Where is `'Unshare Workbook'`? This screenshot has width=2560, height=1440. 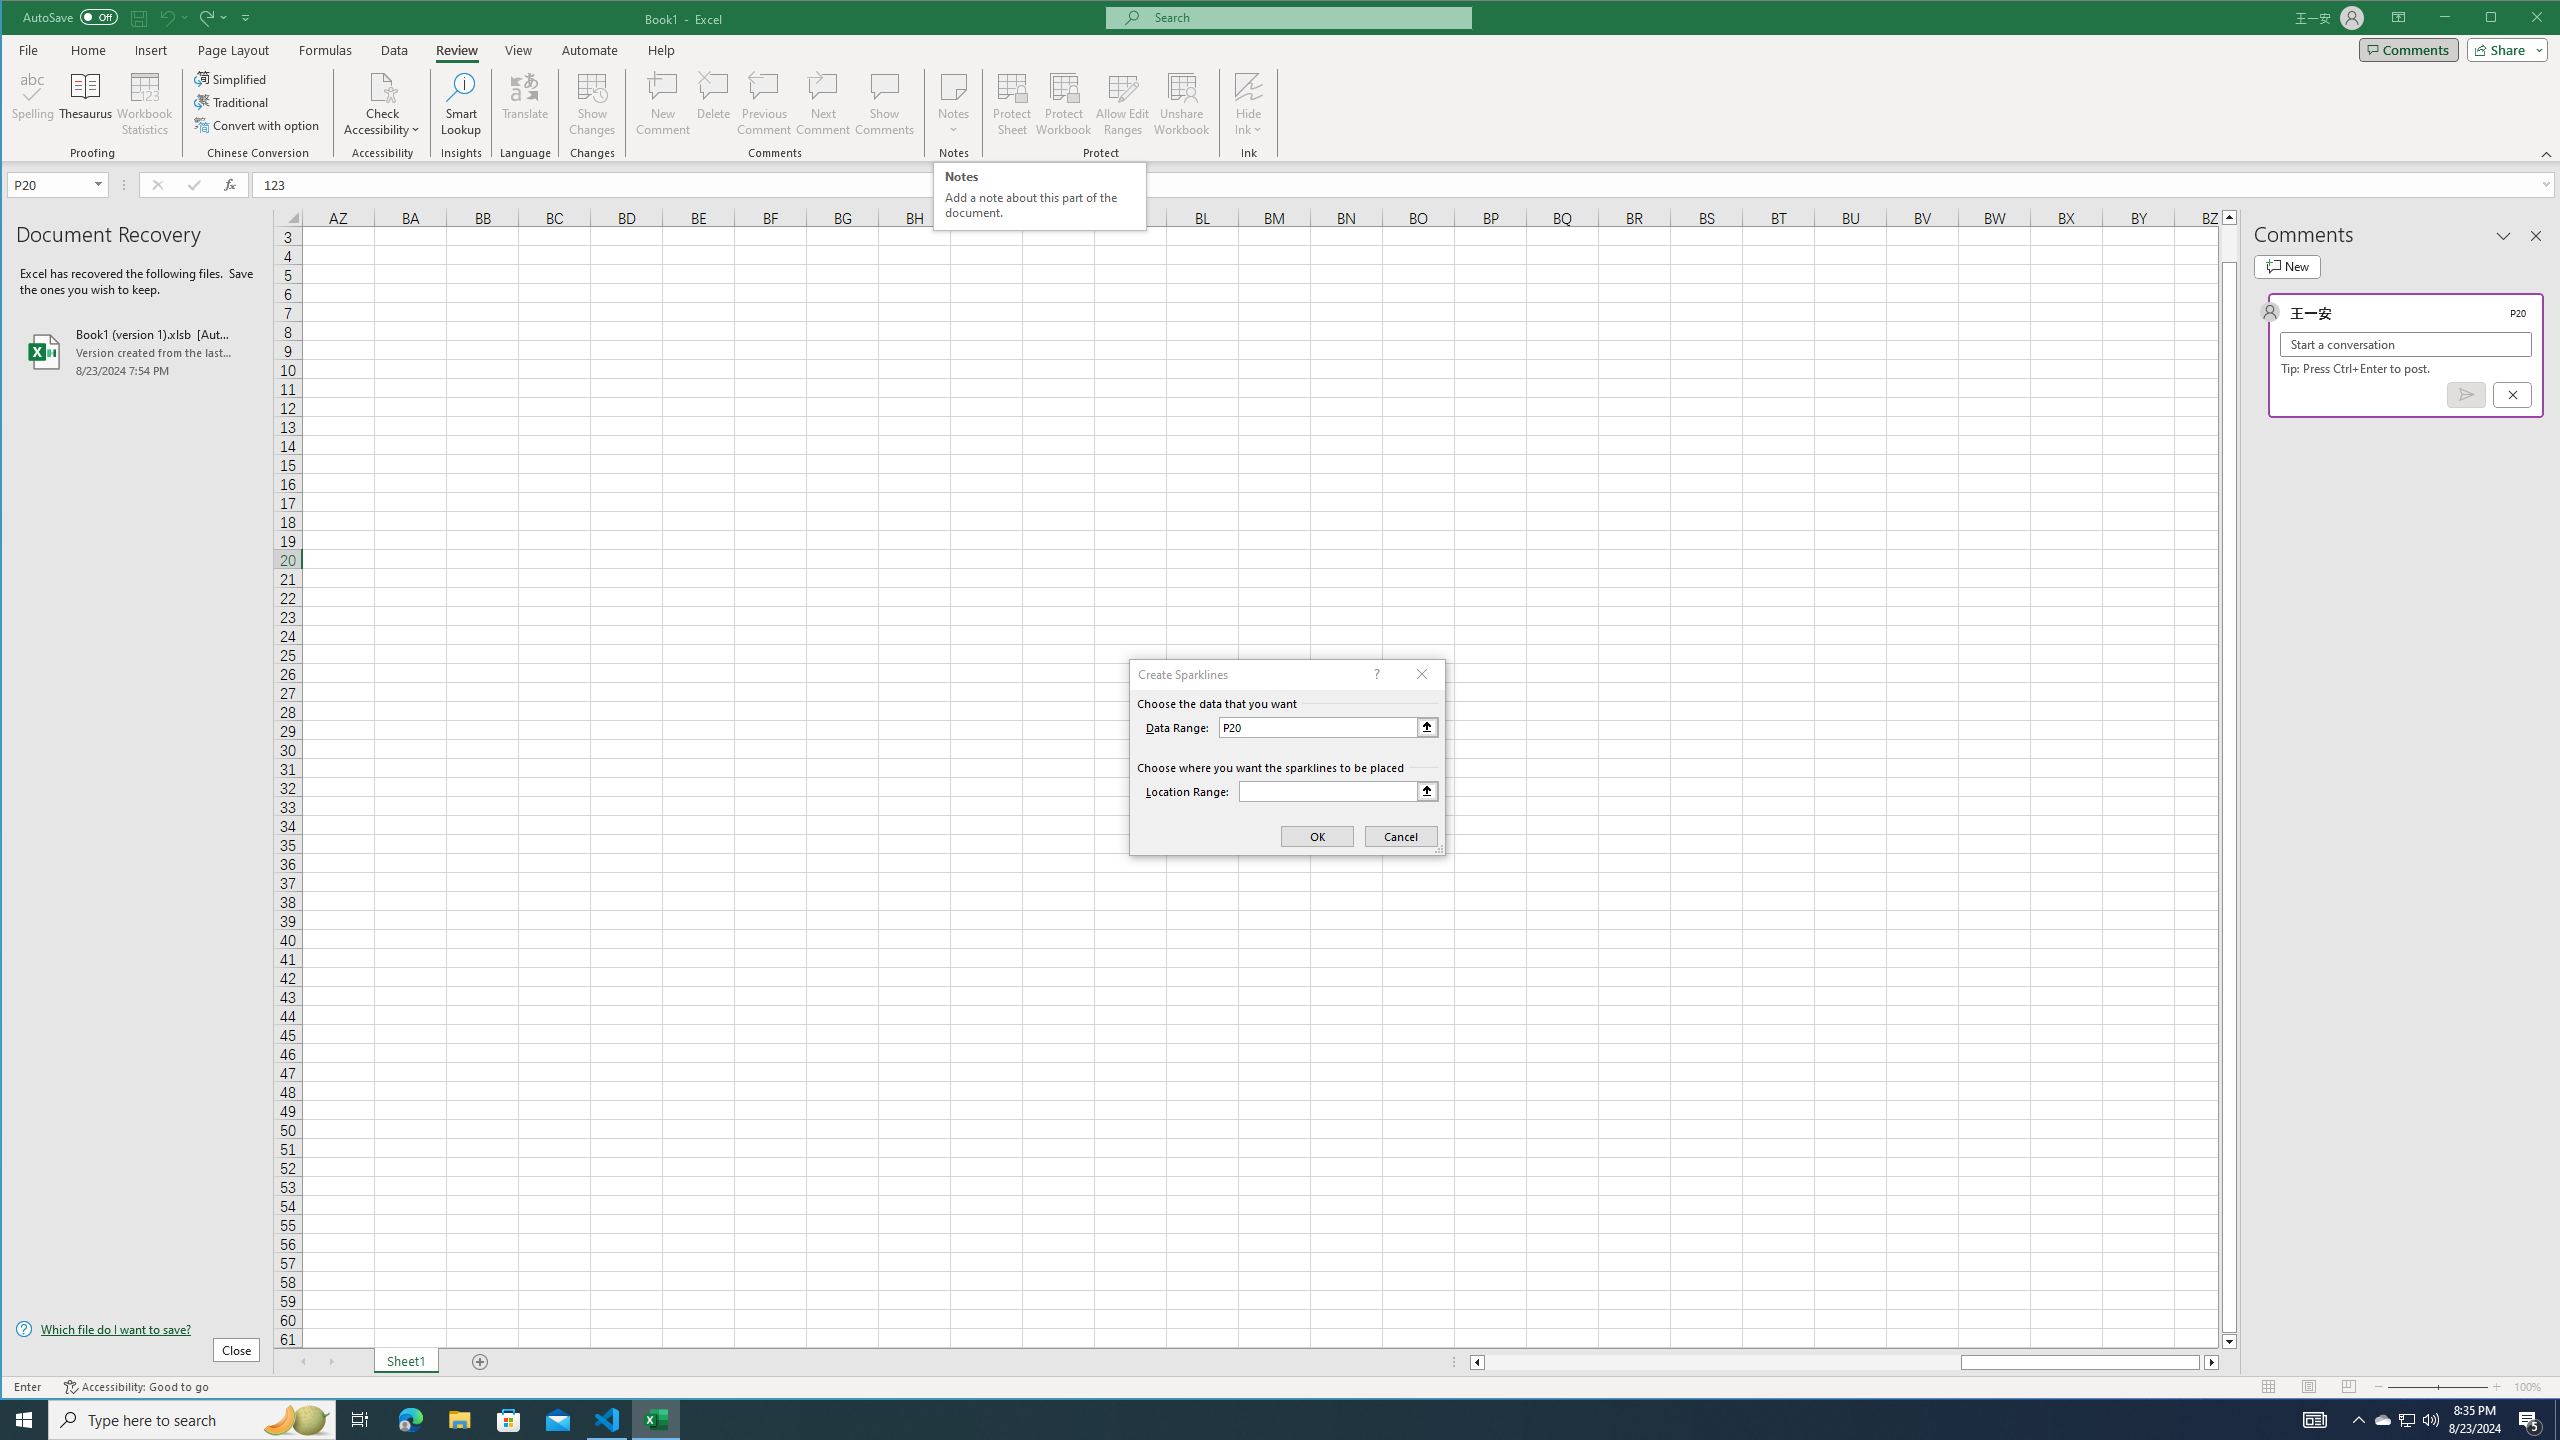
'Unshare Workbook' is located at coordinates (1181, 103).